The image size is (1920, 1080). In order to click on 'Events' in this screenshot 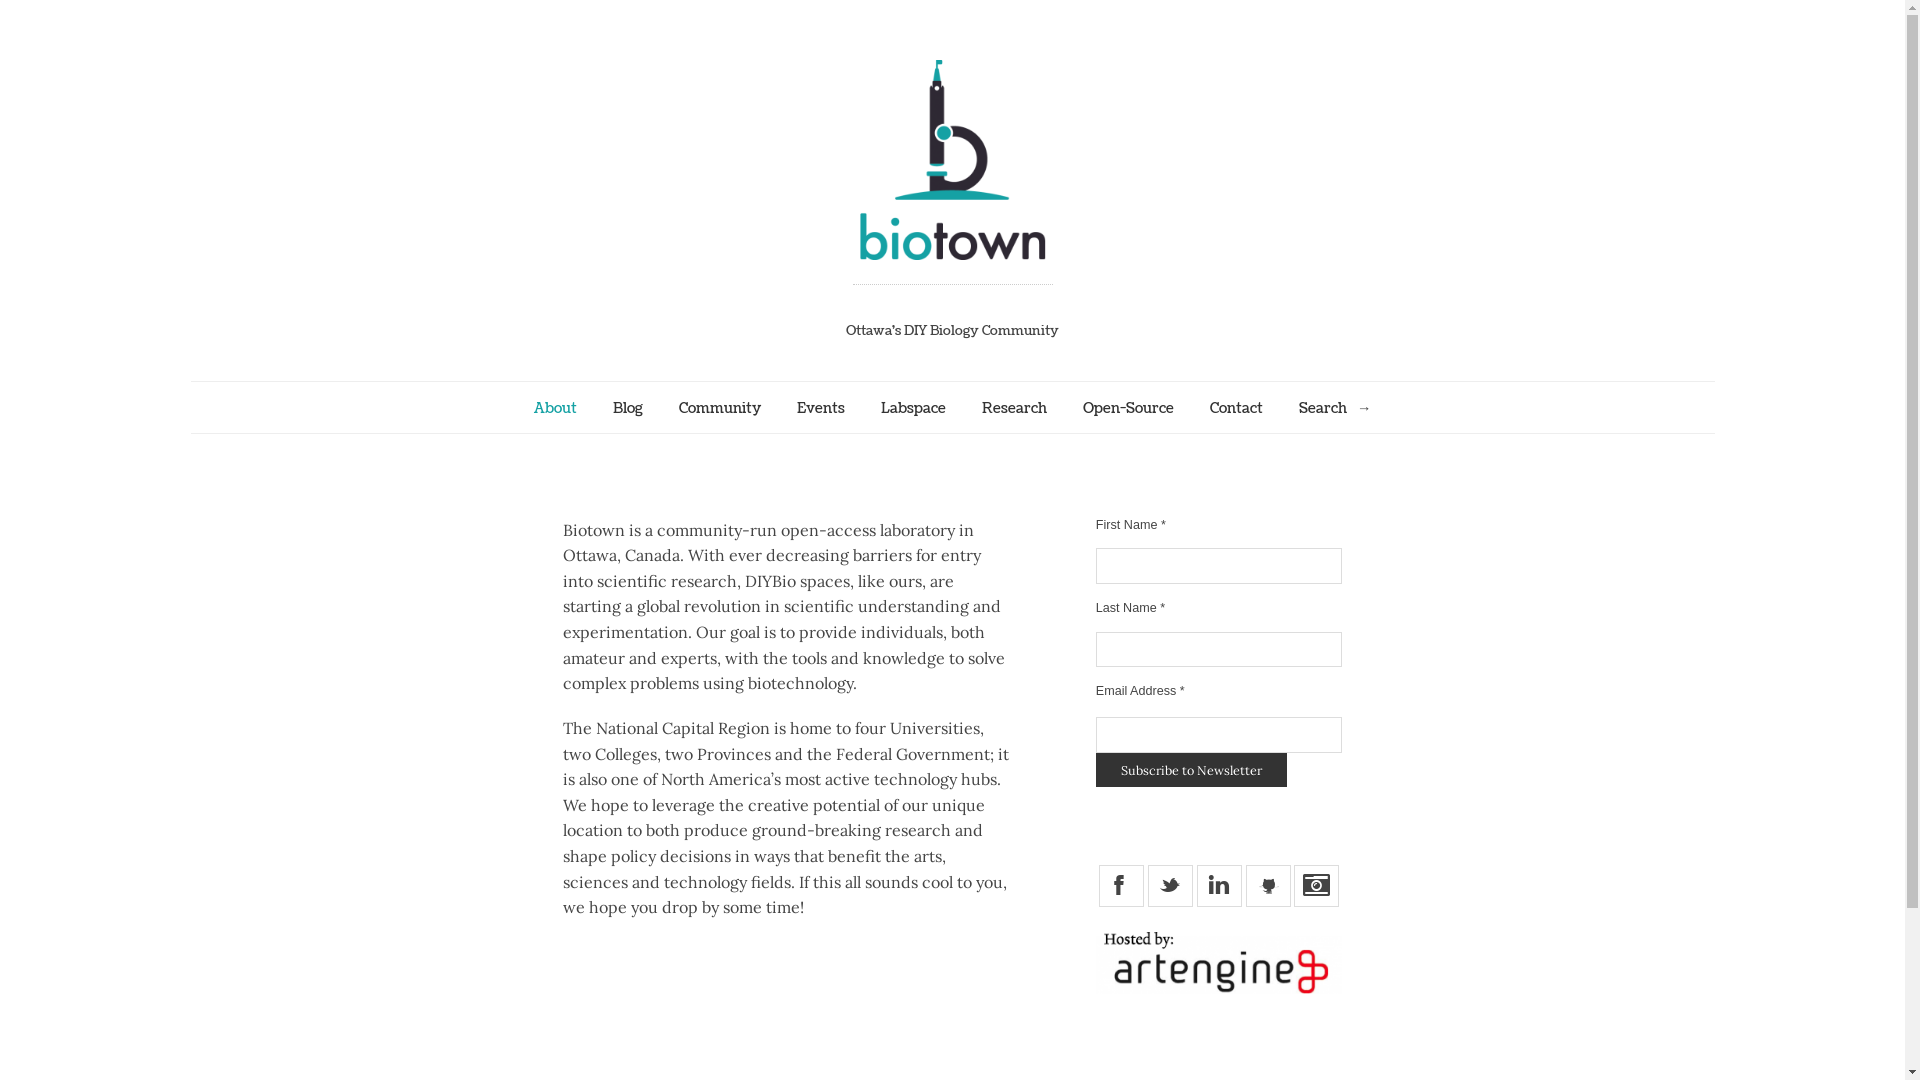, I will do `click(795, 407)`.